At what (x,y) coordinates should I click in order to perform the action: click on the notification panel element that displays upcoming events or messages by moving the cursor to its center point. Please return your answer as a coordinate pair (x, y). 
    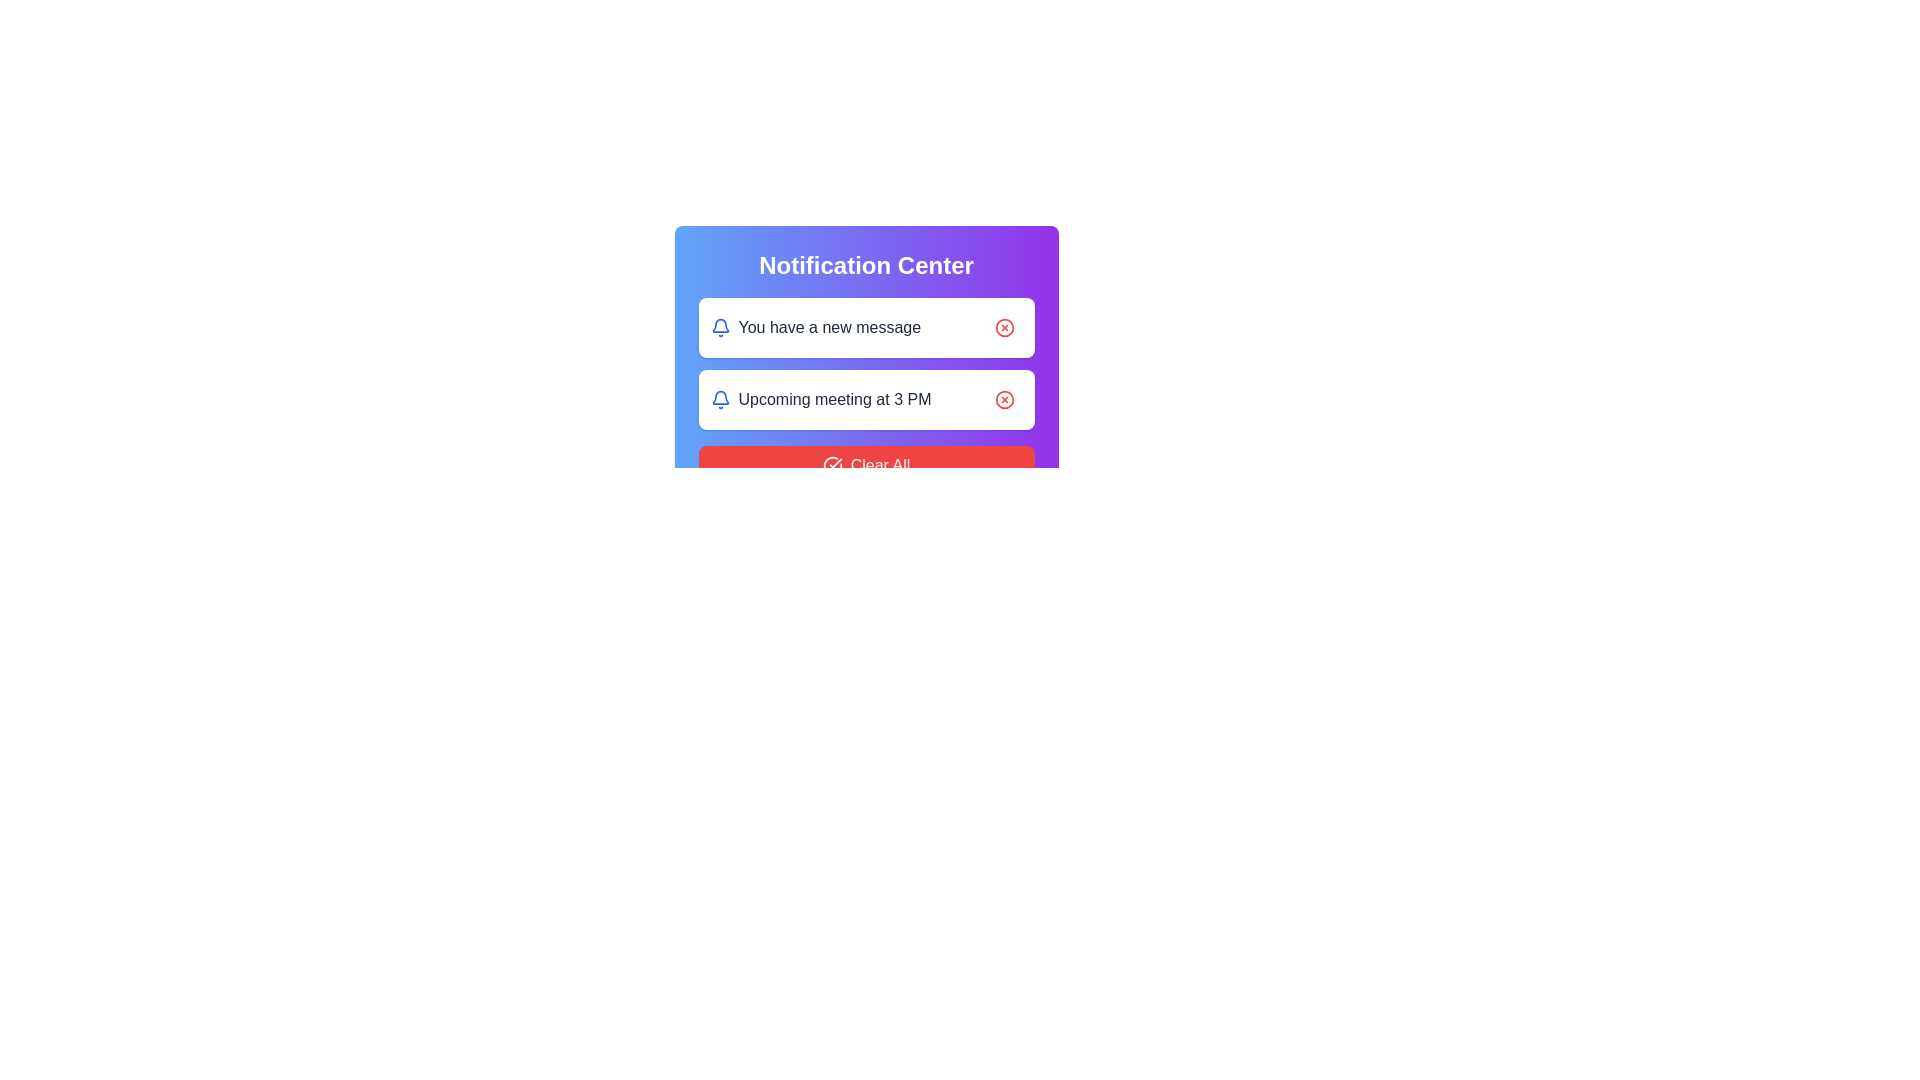
    Looking at the image, I should click on (866, 367).